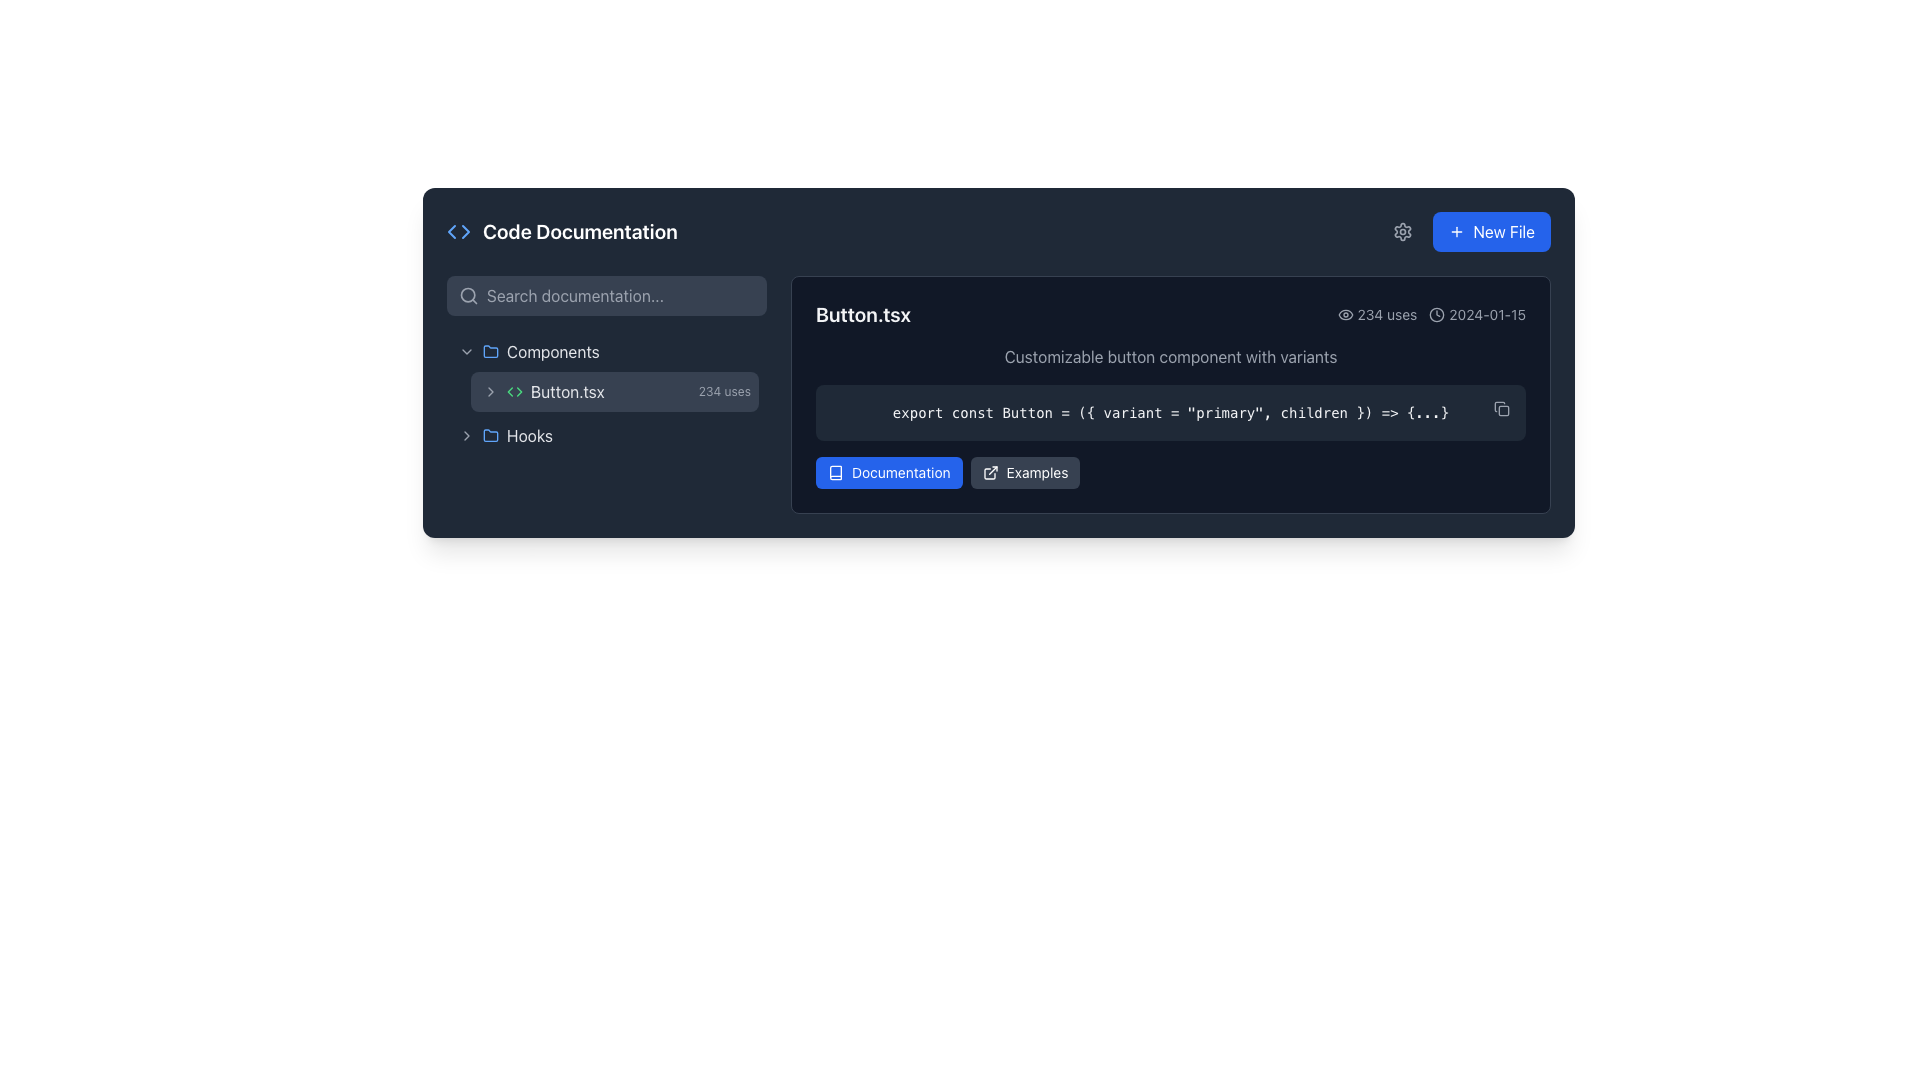  I want to click on the blue folder icon located in the left navigation bar under the 'Components' section, so click(490, 350).